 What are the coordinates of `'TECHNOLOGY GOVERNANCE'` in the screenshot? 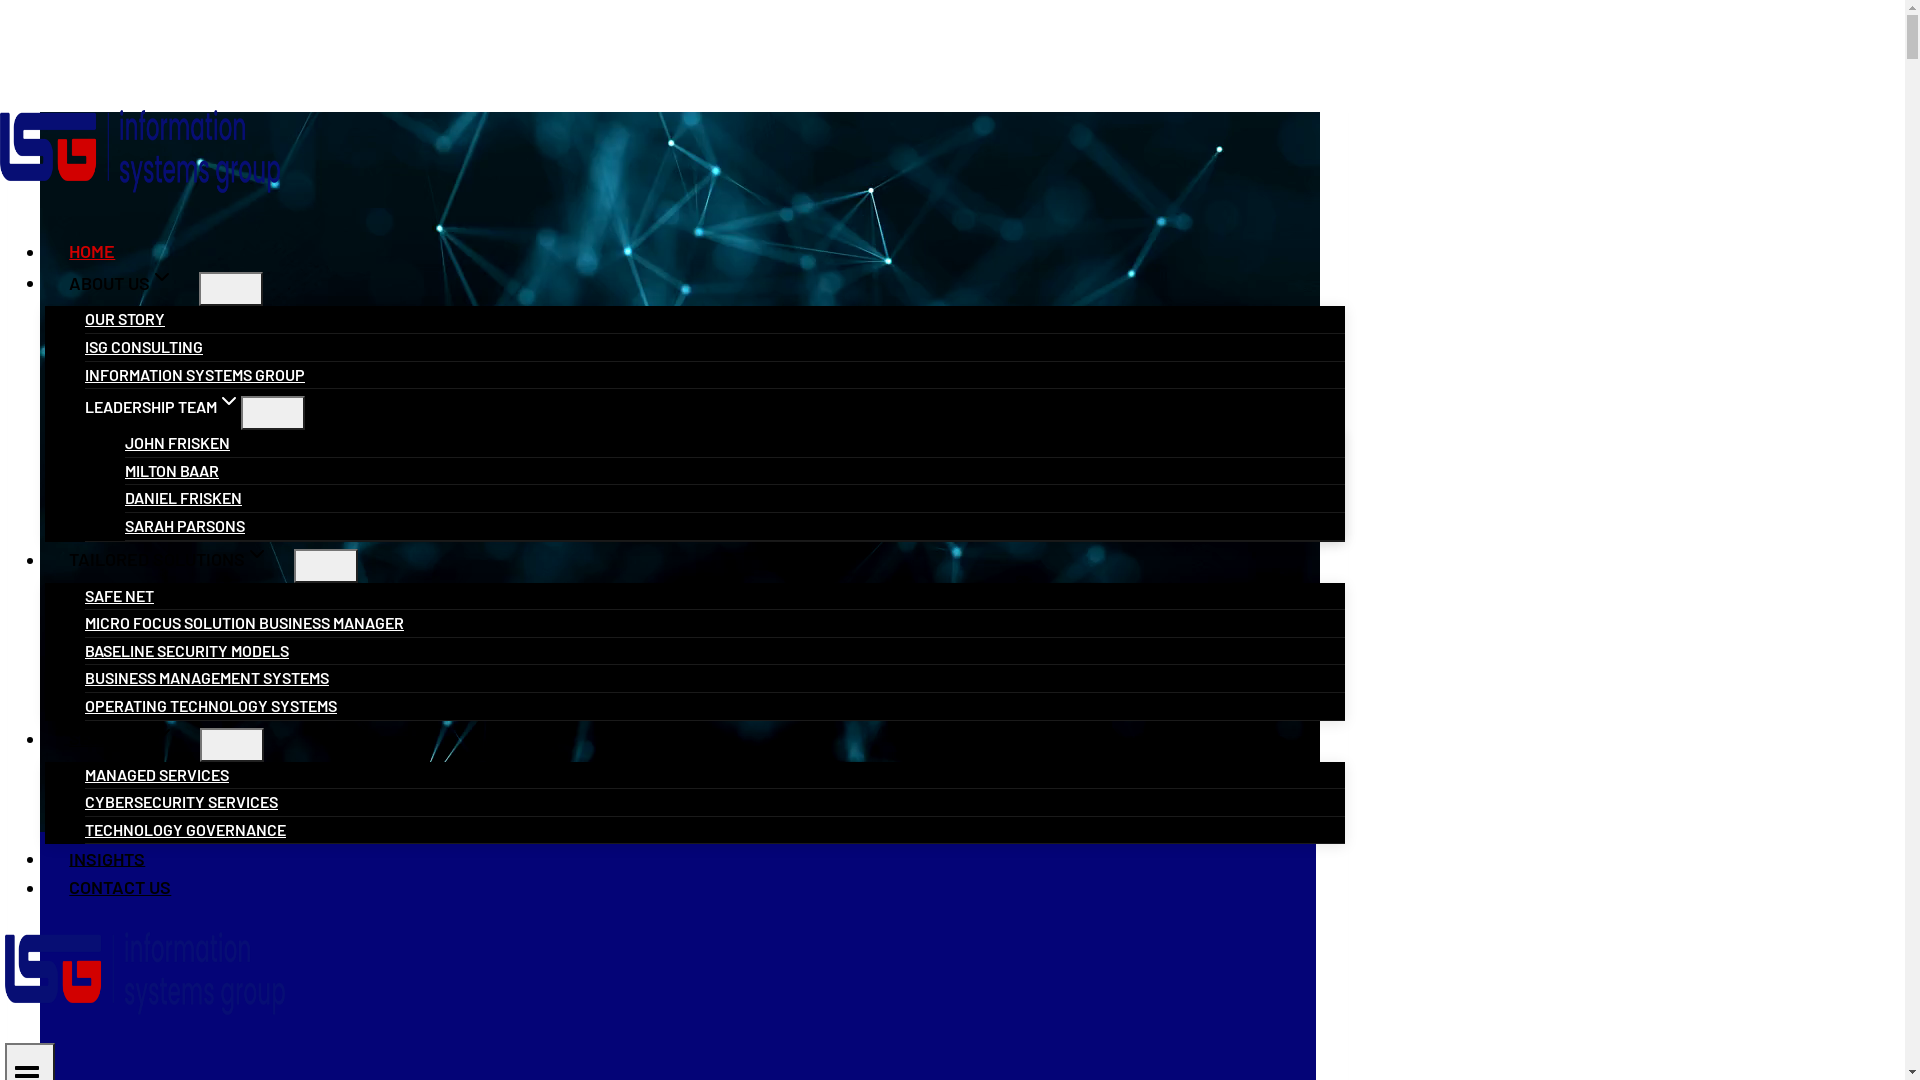 It's located at (84, 829).